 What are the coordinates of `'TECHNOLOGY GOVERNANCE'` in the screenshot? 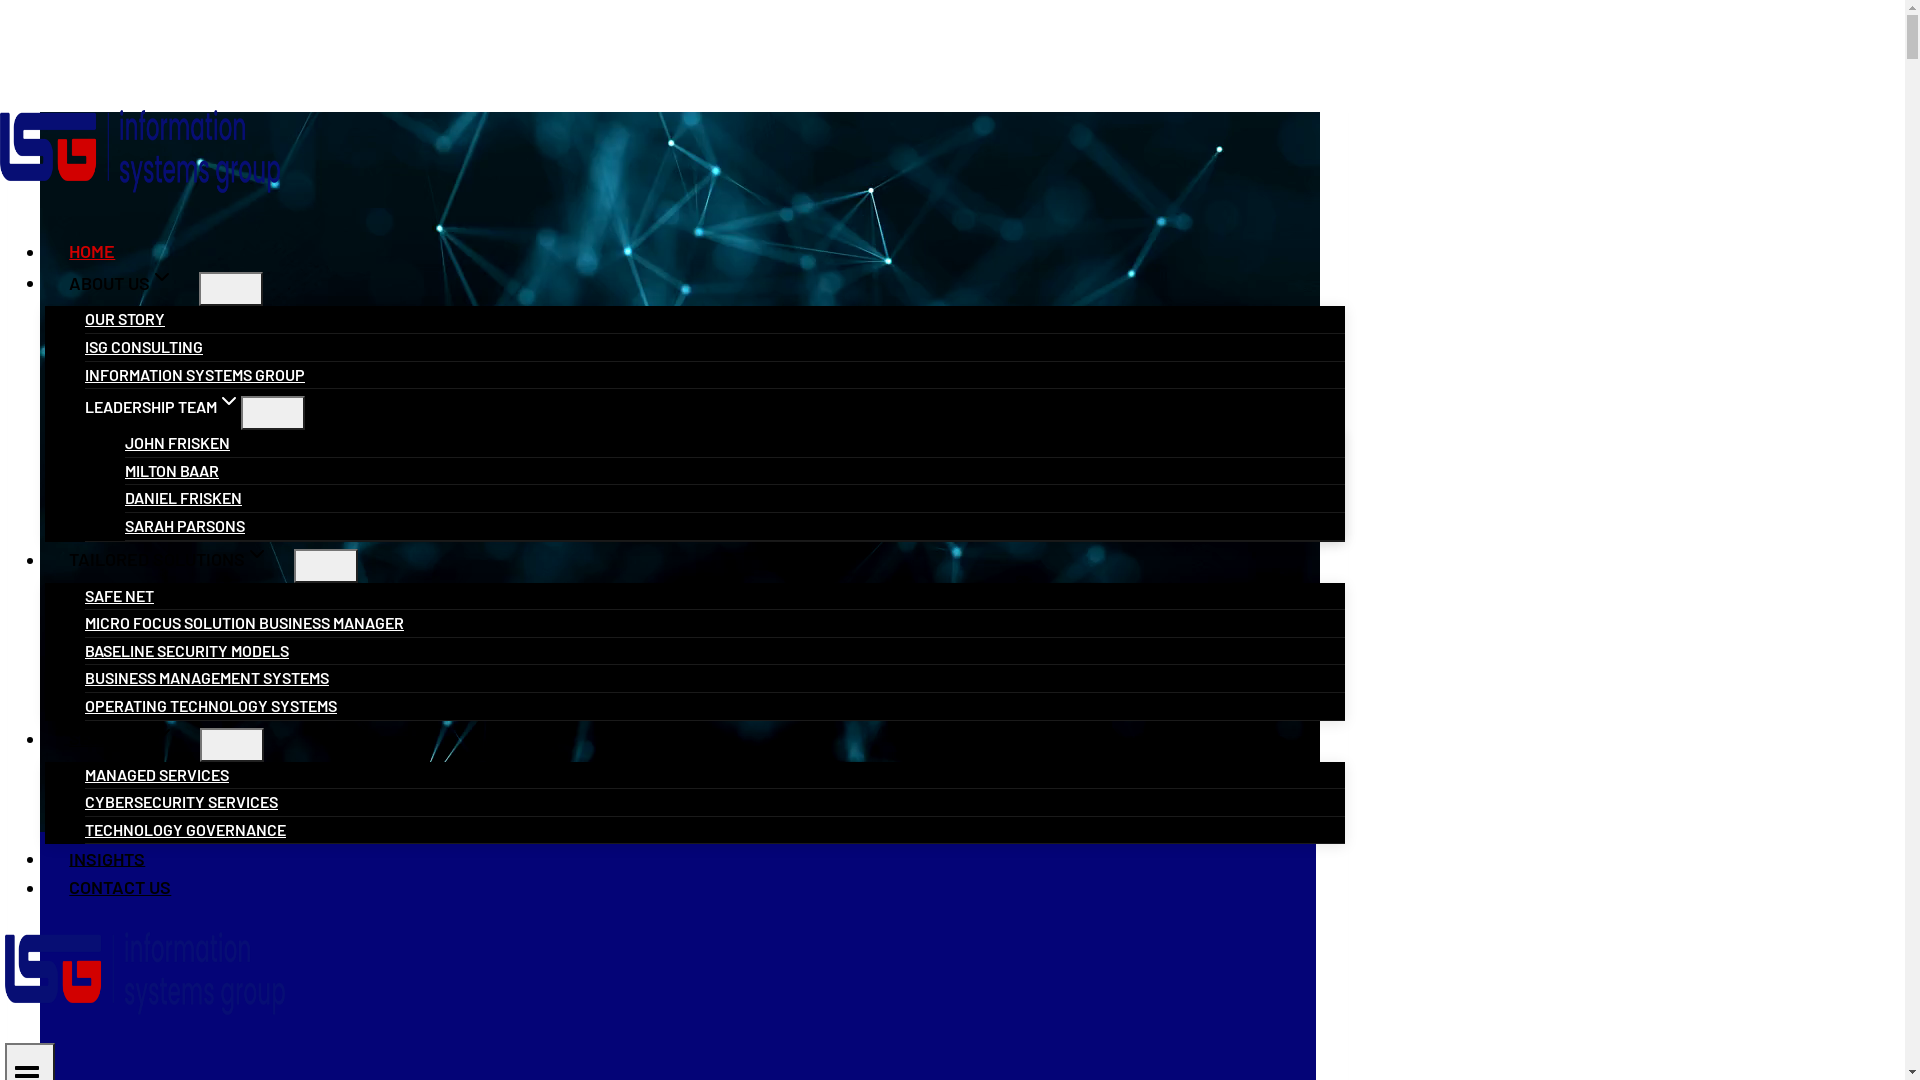 It's located at (84, 829).